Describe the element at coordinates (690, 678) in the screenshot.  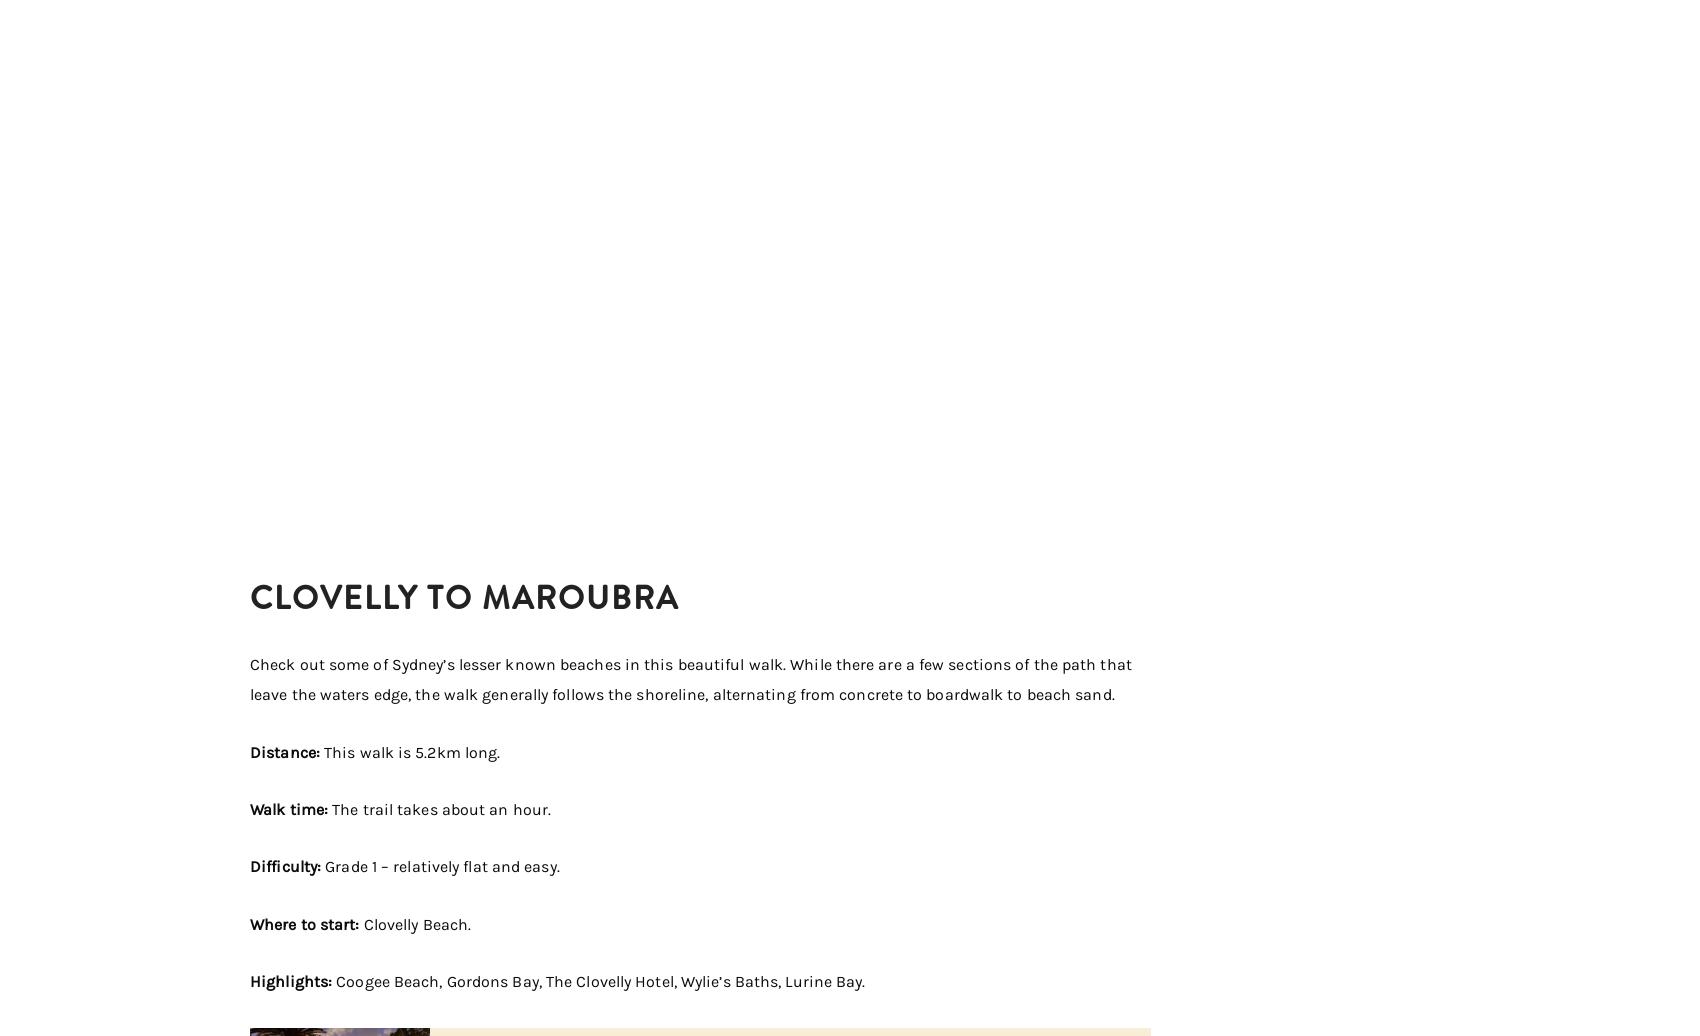
I see `'Check out some of Sydney’s lesser known beaches in this beautiful walk. While there are a few sections of the path that leave the waters edge, the walk generally follows the shoreline, alternating from concrete to boardwalk to beach sand.'` at that location.